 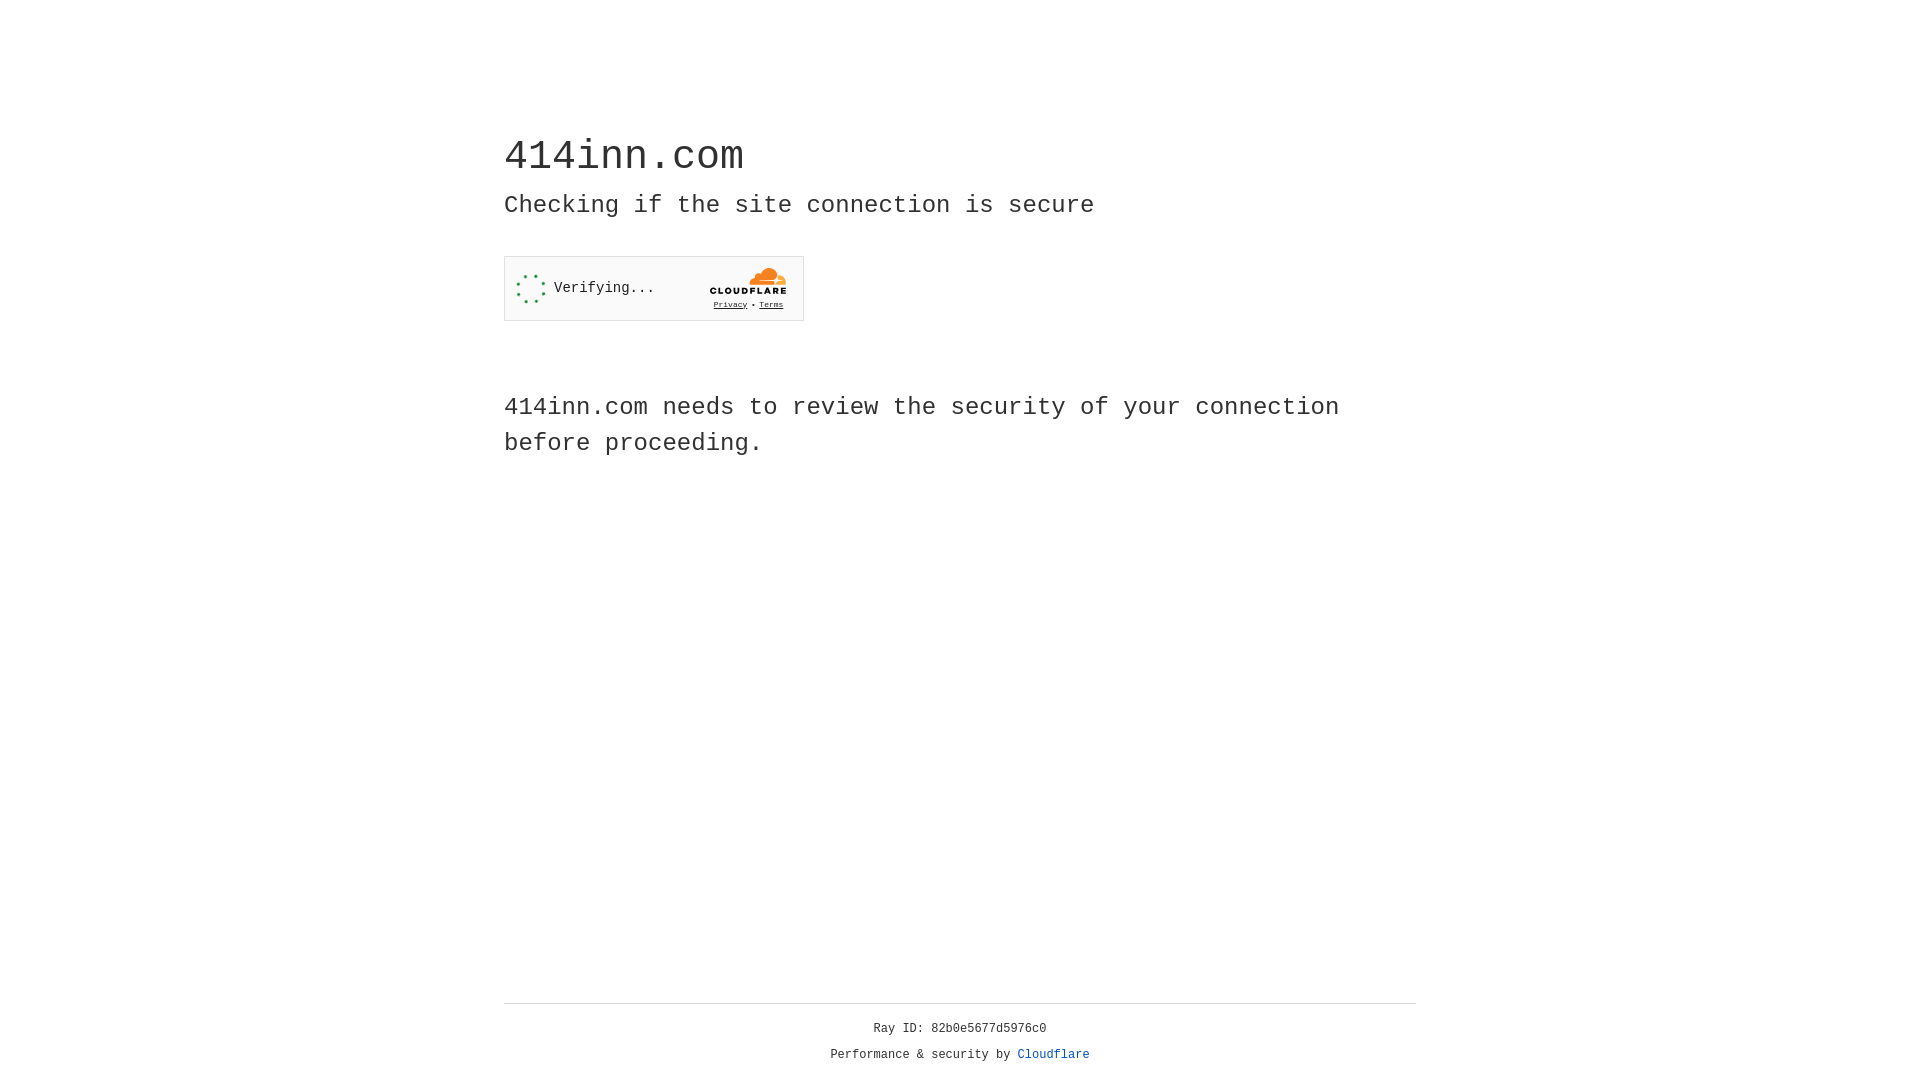 What do you see at coordinates (653, 288) in the screenshot?
I see `'Widget containing a Cloudflare security challenge'` at bounding box center [653, 288].